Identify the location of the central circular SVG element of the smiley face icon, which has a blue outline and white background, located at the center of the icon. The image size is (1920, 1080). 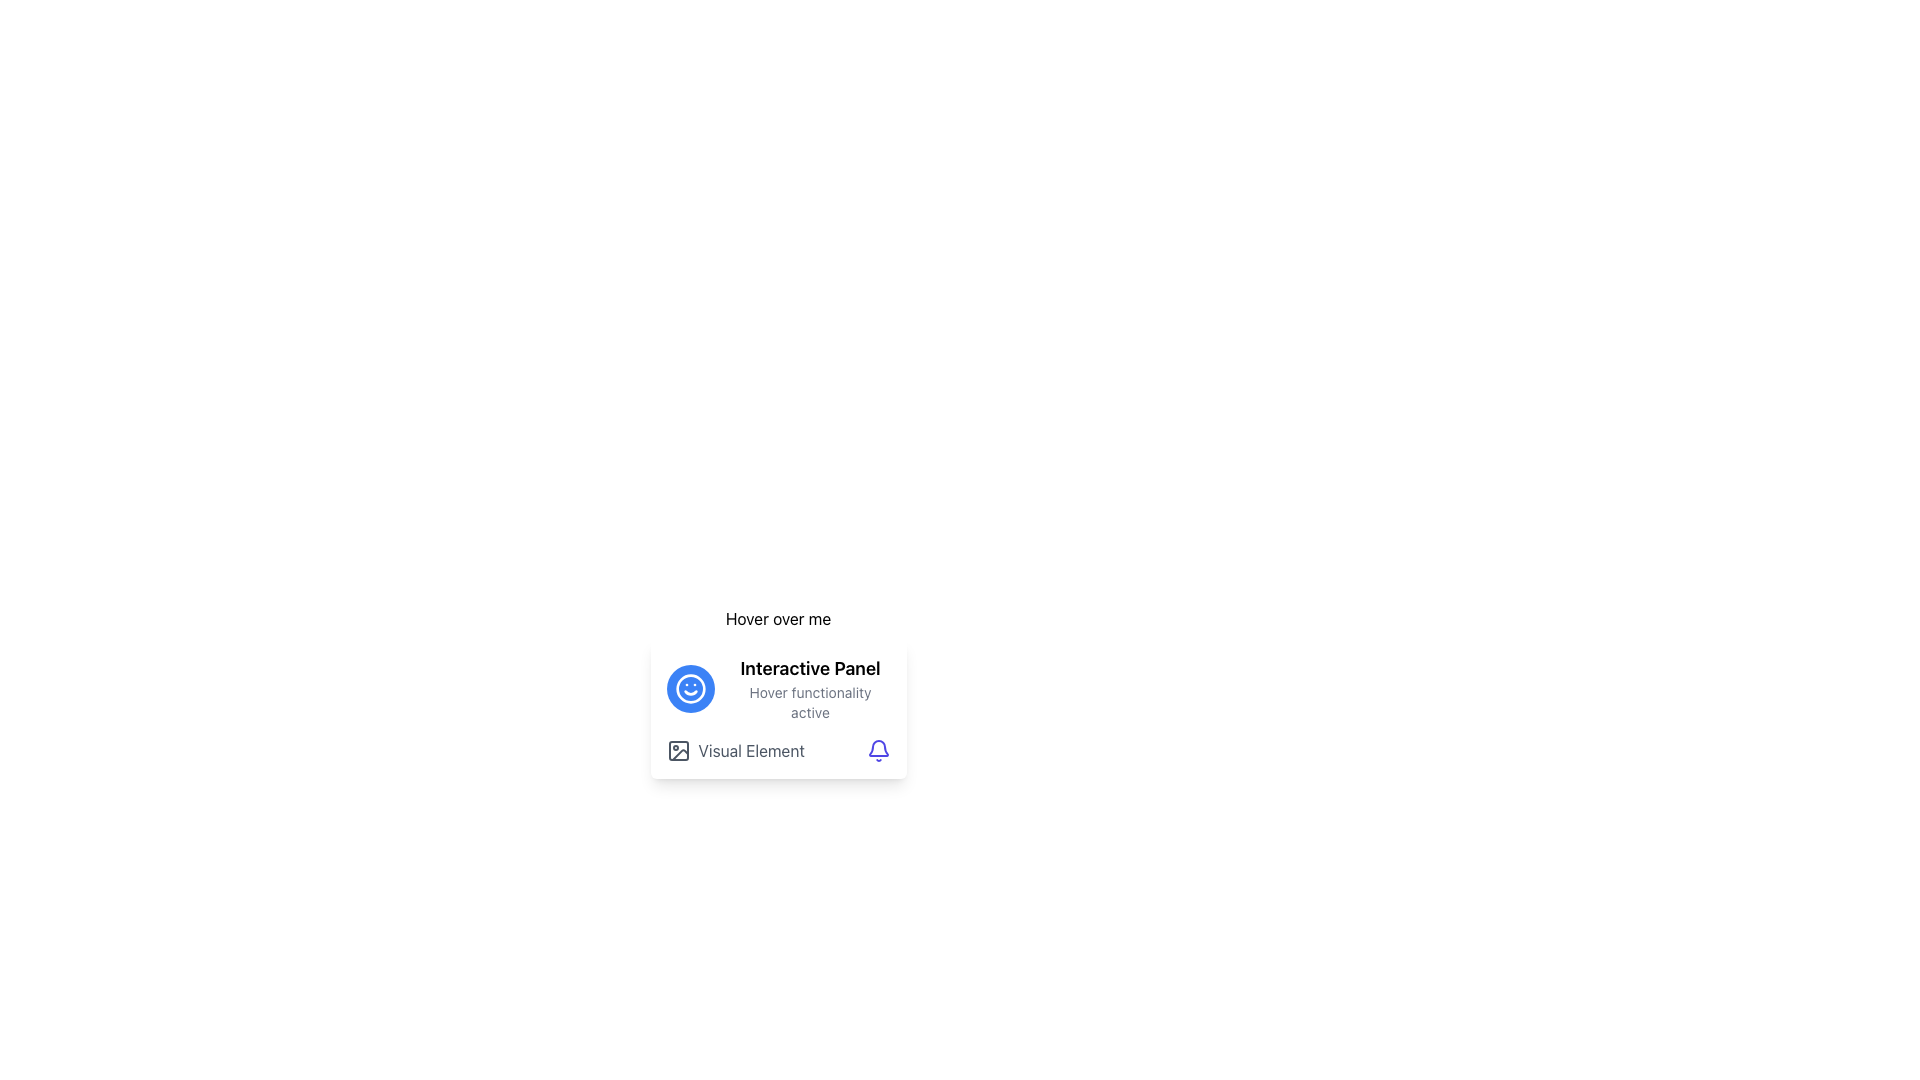
(690, 688).